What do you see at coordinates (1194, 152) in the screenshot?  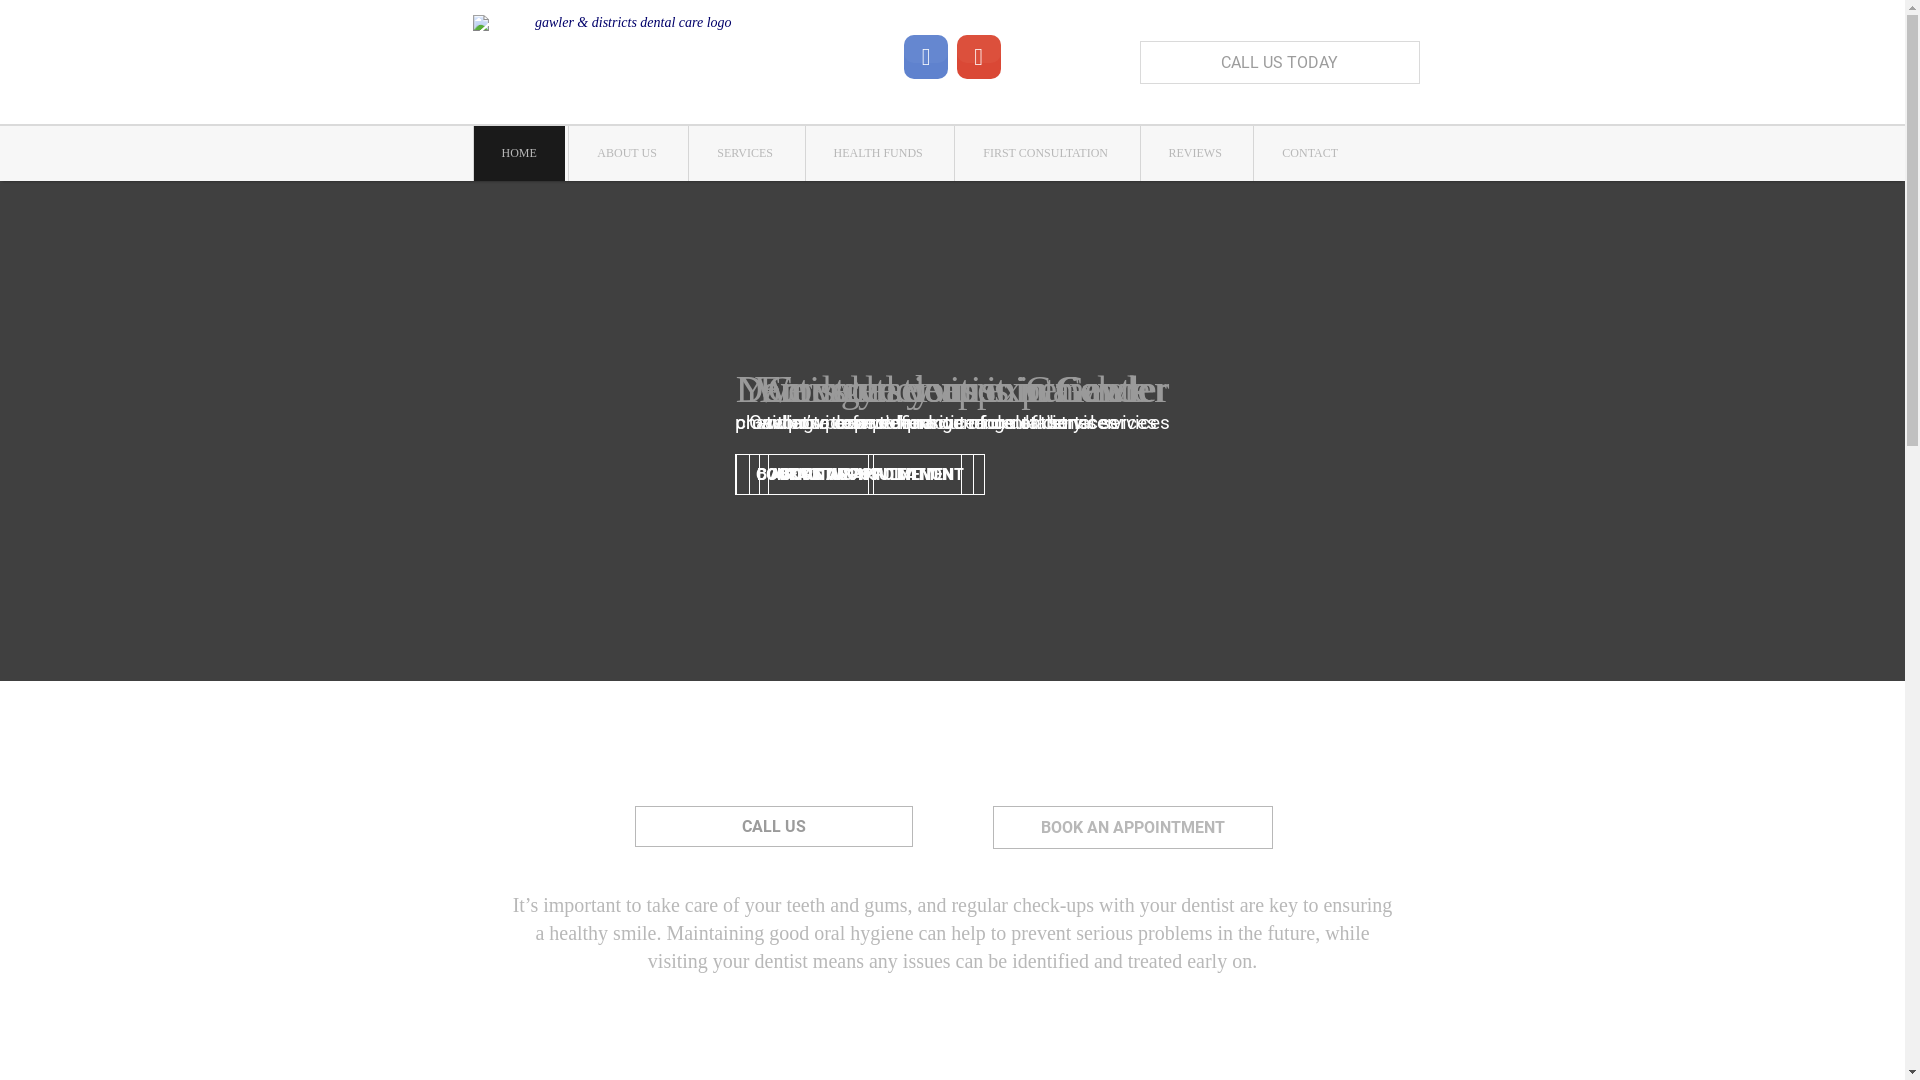 I see `'REVIEWS'` at bounding box center [1194, 152].